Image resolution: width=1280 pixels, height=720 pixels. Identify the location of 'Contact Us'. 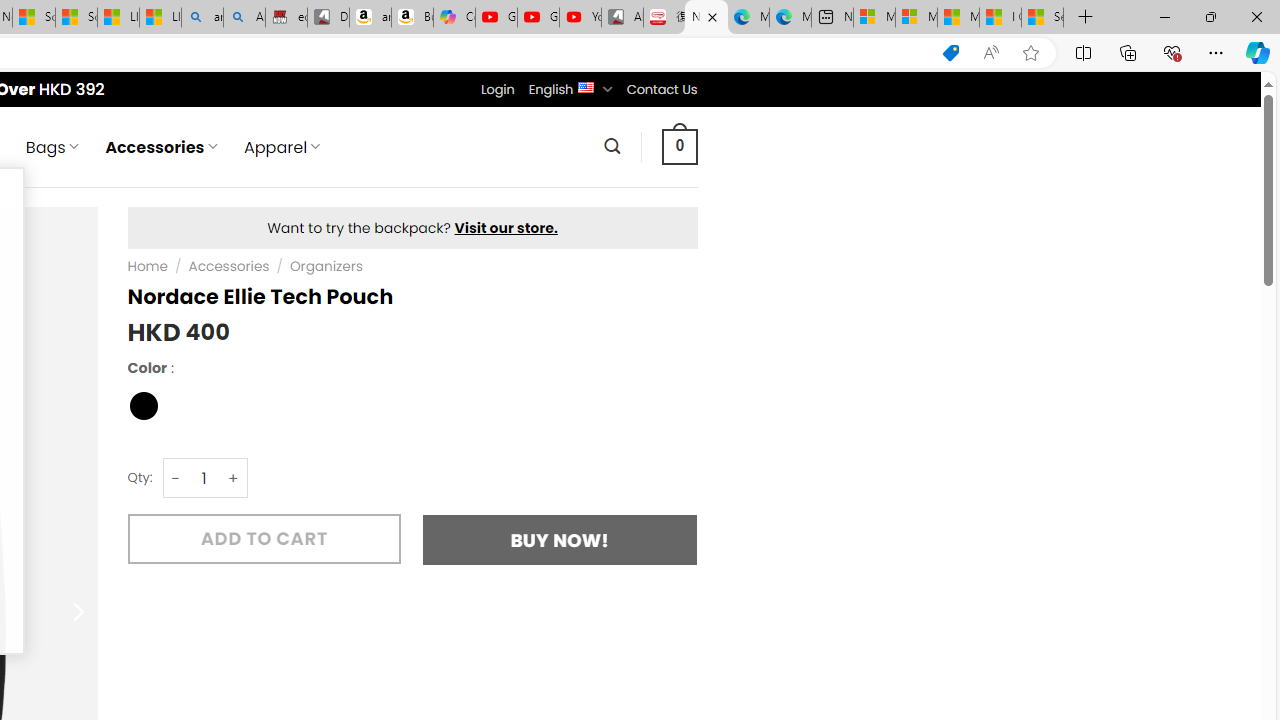
(661, 88).